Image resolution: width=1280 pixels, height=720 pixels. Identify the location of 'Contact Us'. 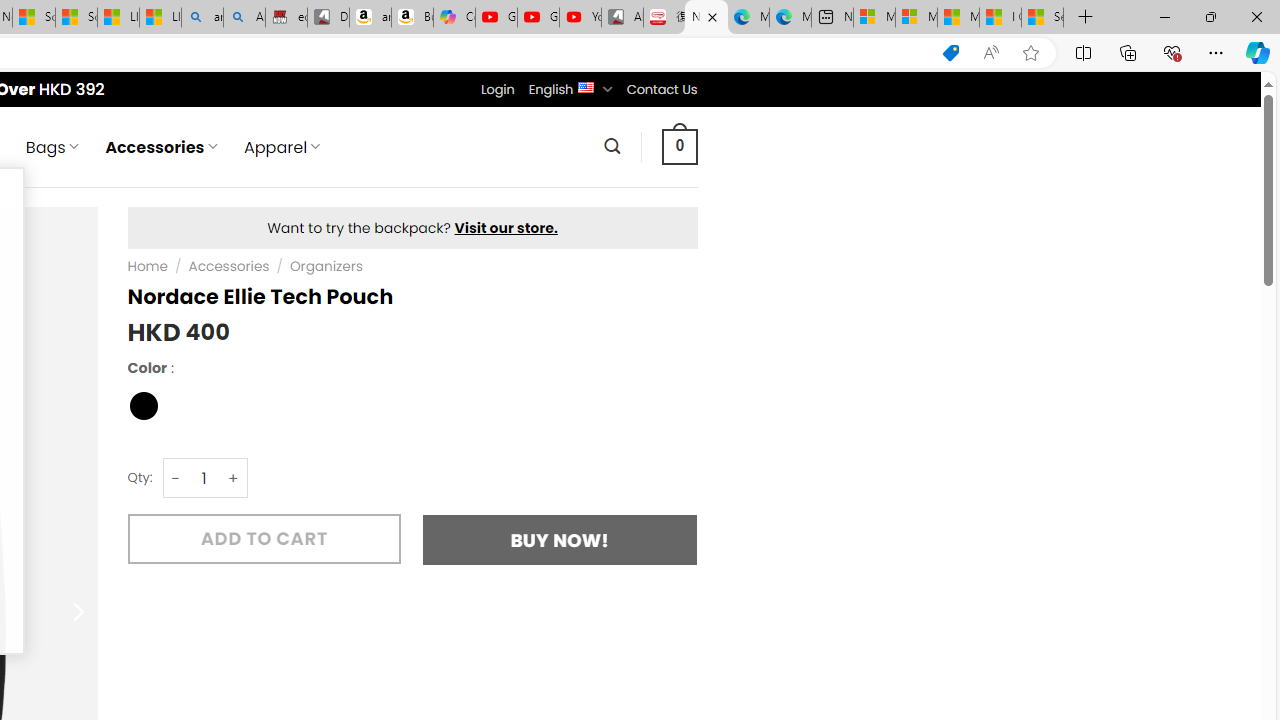
(661, 88).